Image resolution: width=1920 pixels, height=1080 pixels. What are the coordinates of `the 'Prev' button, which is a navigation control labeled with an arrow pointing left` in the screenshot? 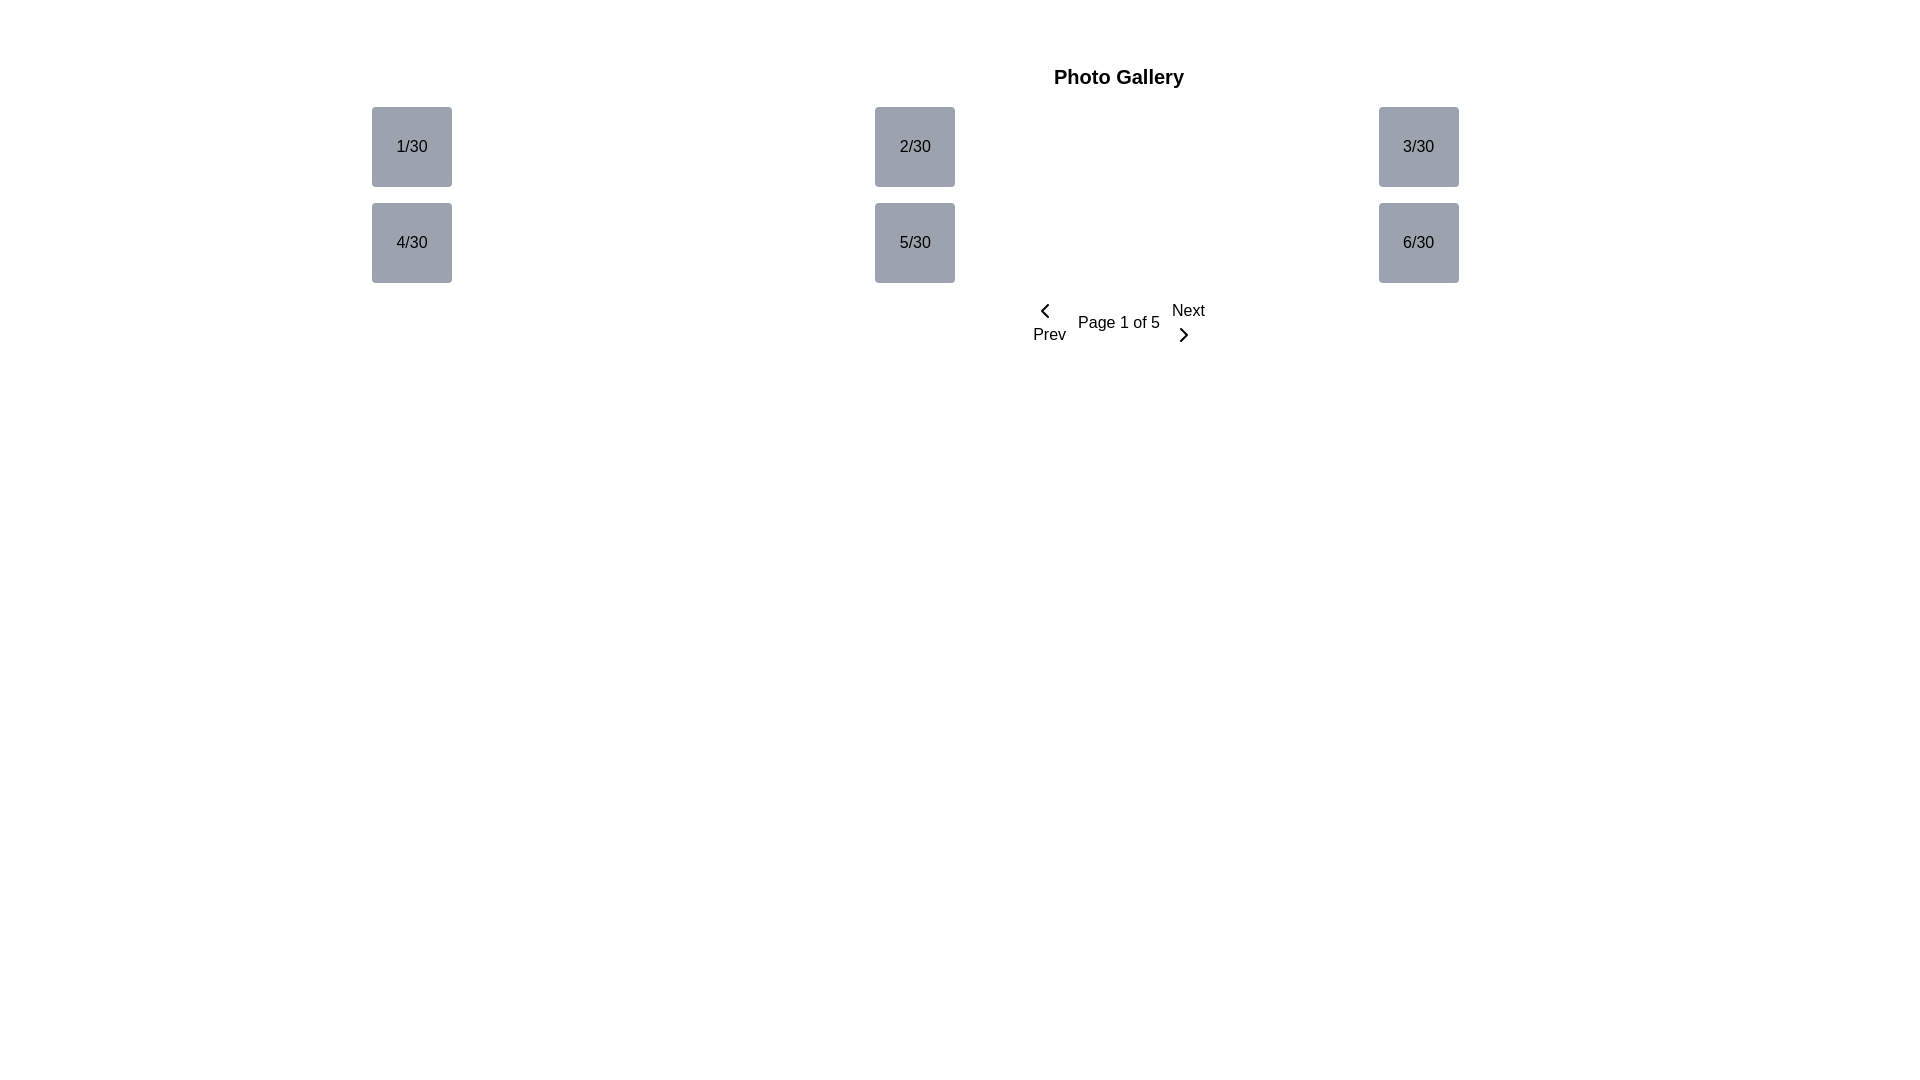 It's located at (1048, 322).